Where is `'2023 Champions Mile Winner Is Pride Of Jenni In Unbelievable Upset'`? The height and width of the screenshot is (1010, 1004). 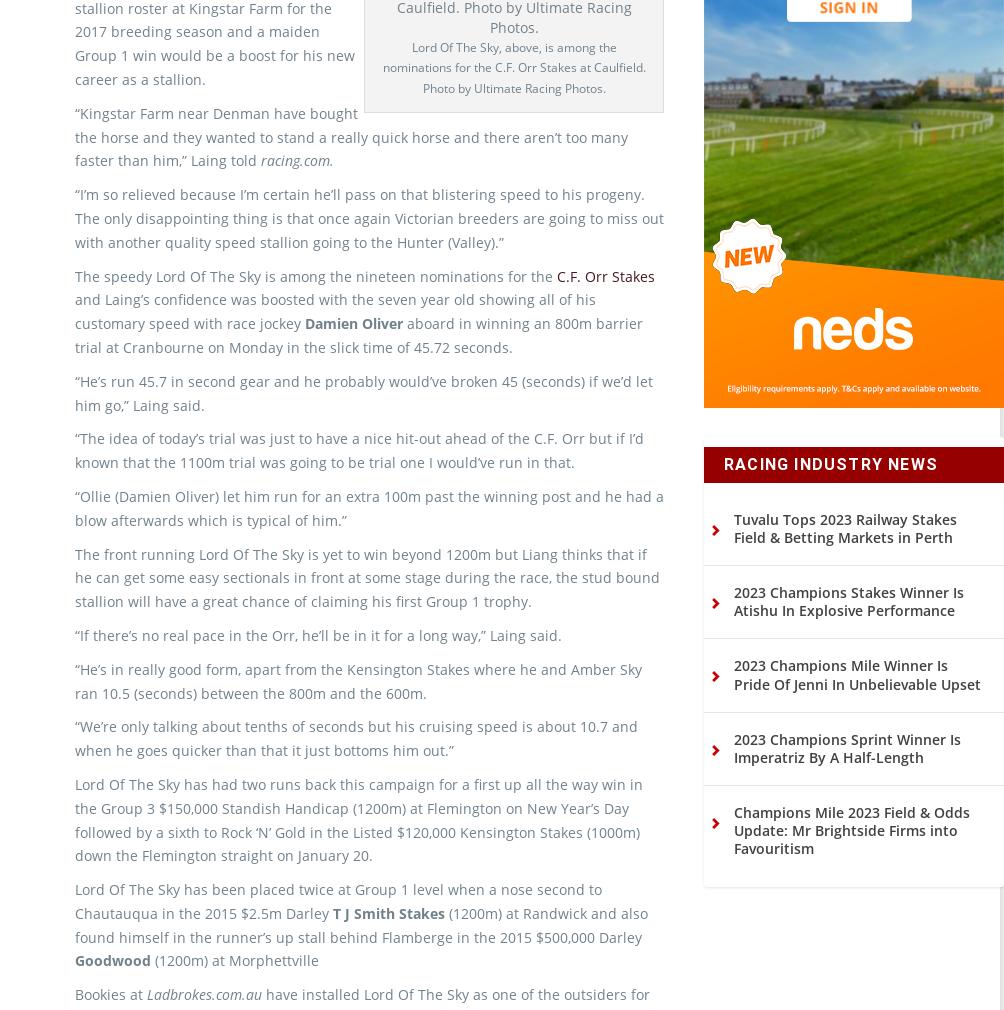 '2023 Champions Mile Winner Is Pride Of Jenni In Unbelievable Upset' is located at coordinates (857, 707).